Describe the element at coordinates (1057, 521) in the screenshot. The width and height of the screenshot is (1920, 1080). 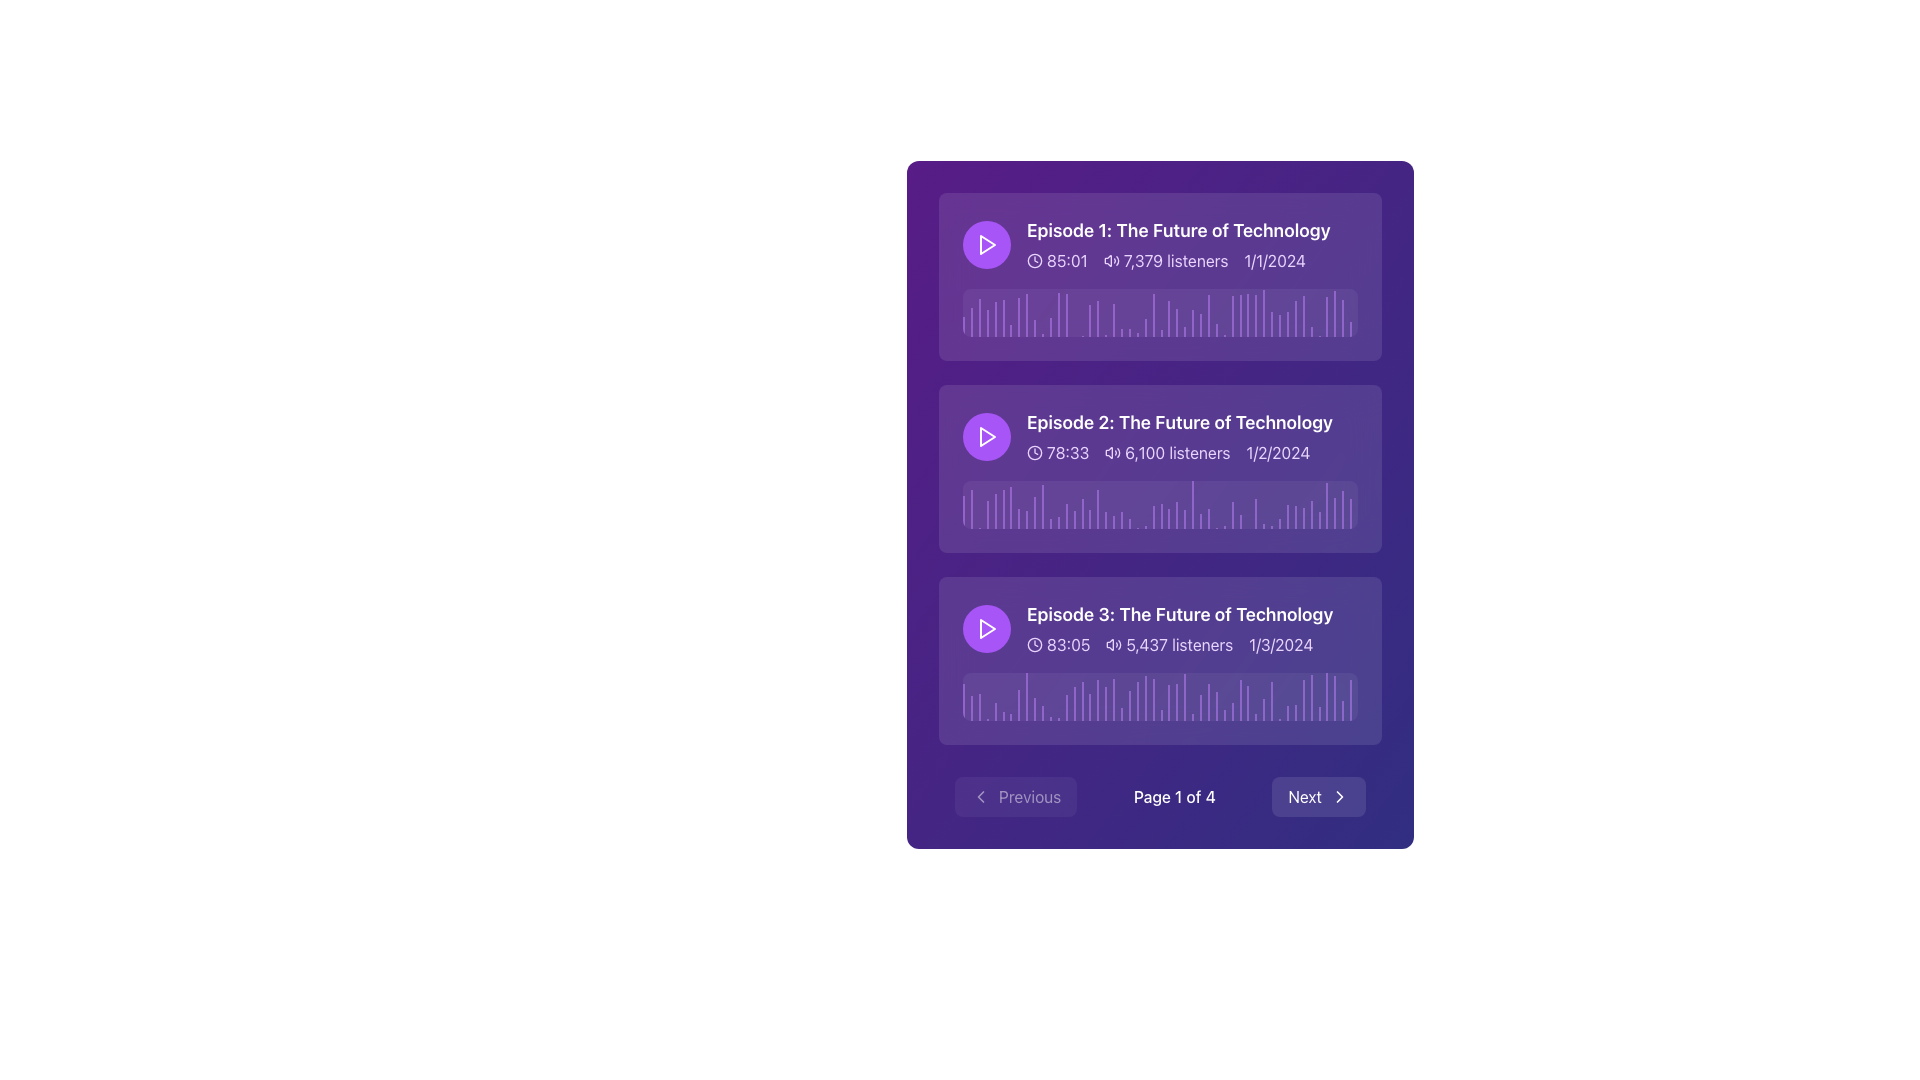
I see `the thirteenth vertical decorative line in the waveform visualization of 'Episode 2: The Future of Technology'` at that location.